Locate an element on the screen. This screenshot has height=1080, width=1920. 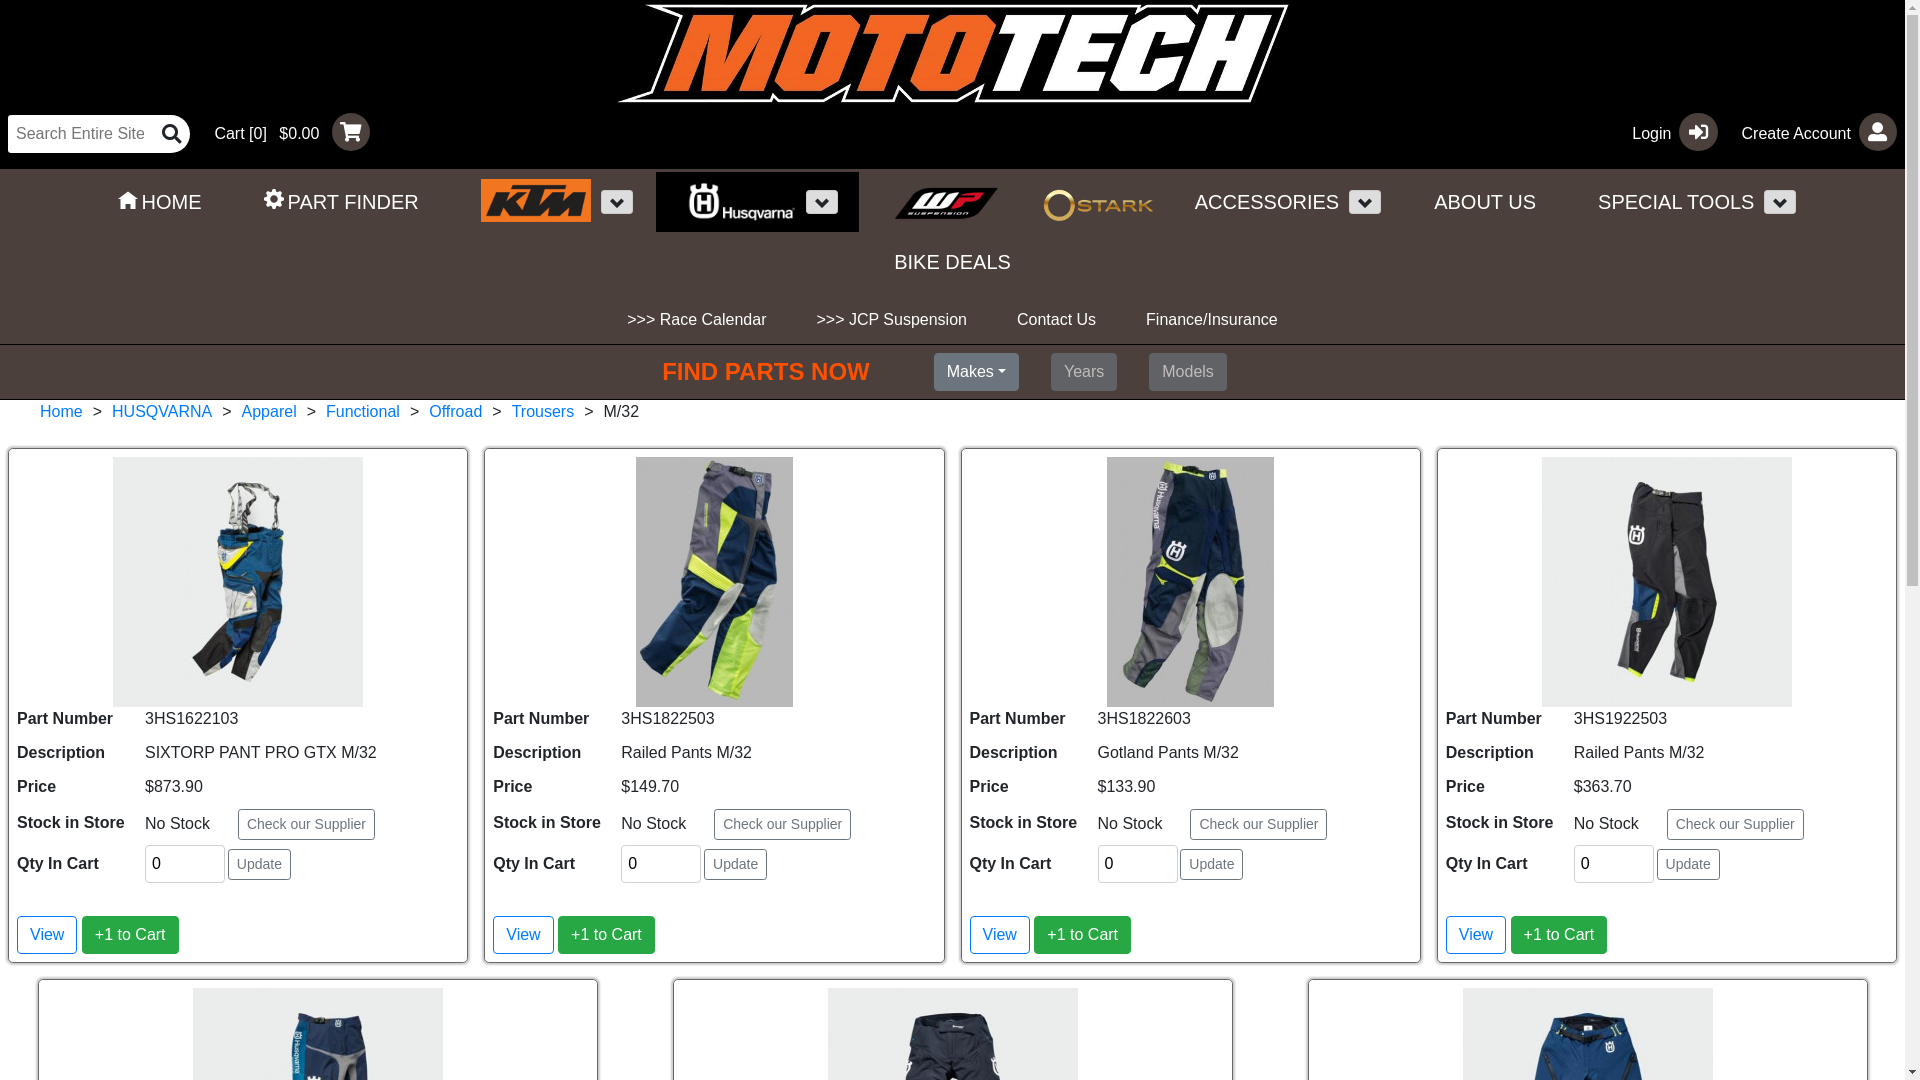
'HUSQVARNA' is located at coordinates (110, 410).